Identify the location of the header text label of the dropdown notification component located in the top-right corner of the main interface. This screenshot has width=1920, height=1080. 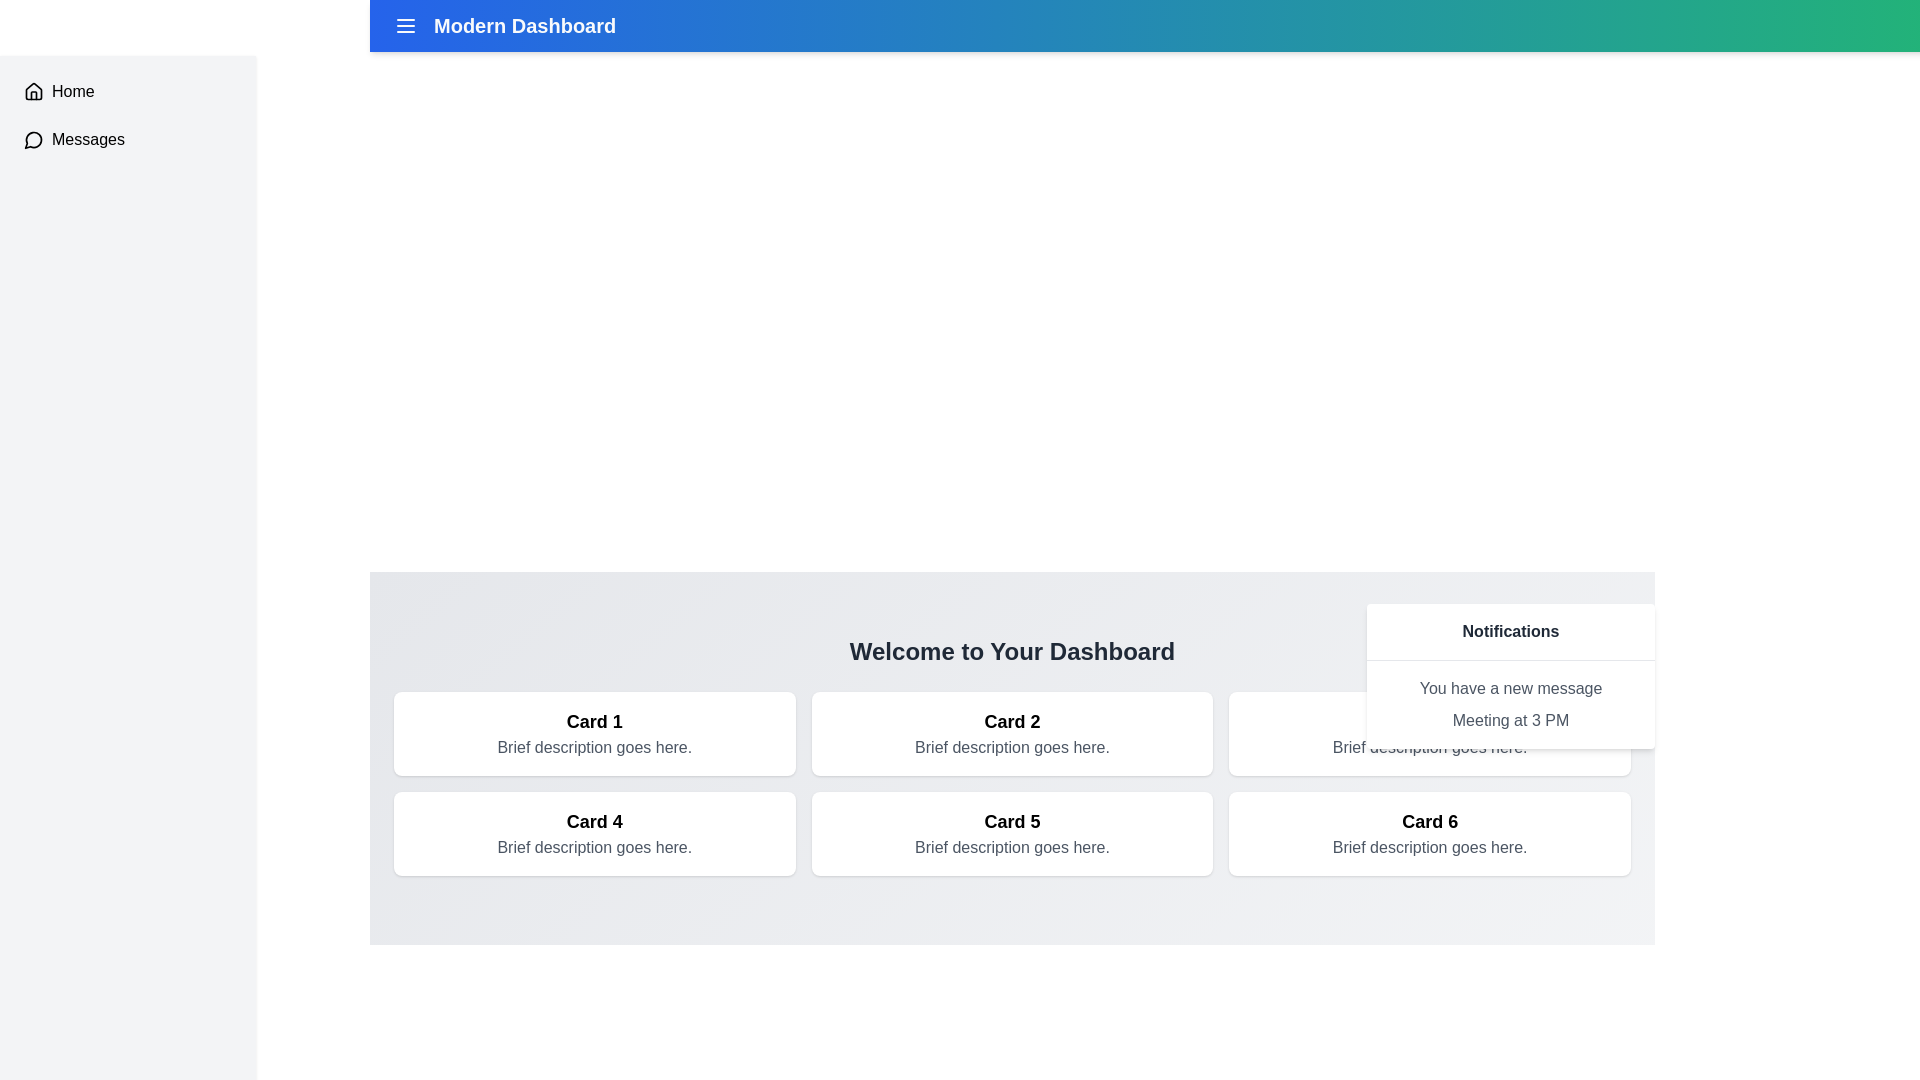
(1511, 632).